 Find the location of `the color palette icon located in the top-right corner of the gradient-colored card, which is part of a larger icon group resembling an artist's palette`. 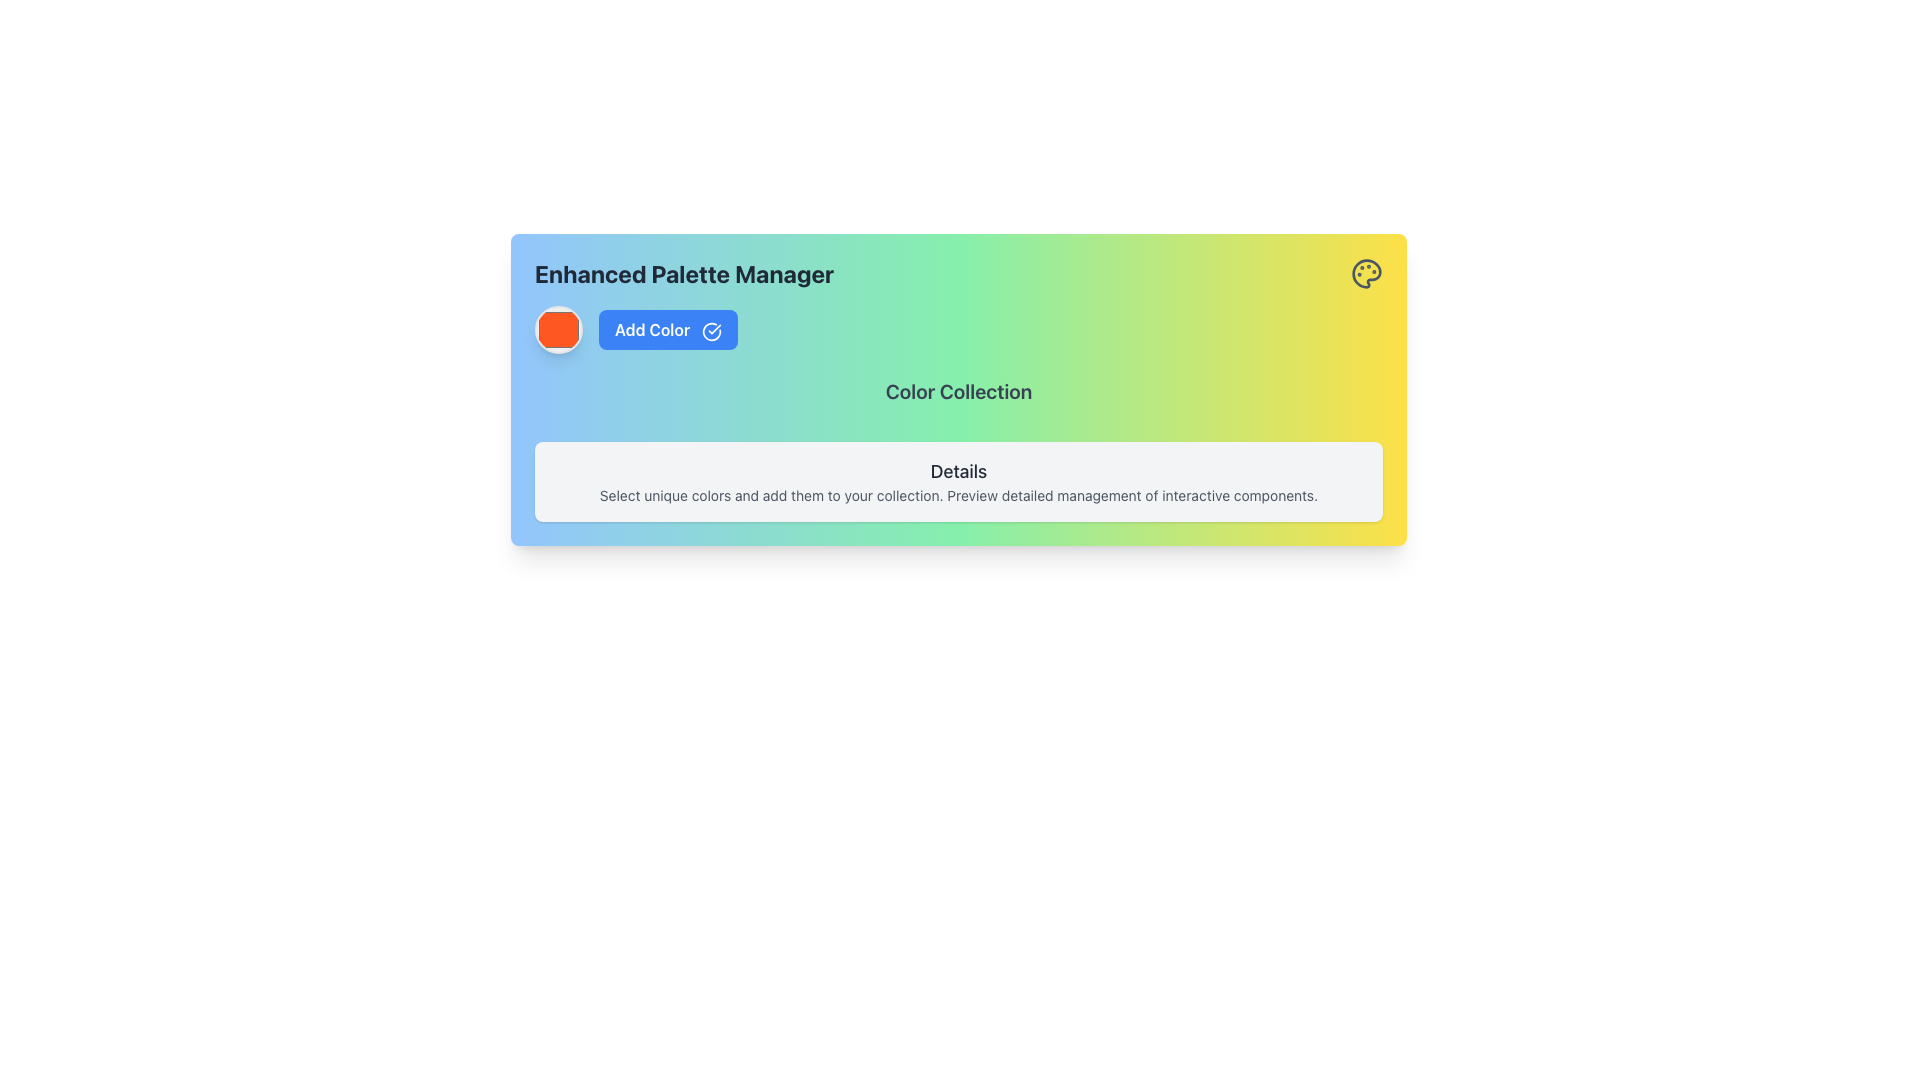

the color palette icon located in the top-right corner of the gradient-colored card, which is part of a larger icon group resembling an artist's palette is located at coordinates (1366, 273).